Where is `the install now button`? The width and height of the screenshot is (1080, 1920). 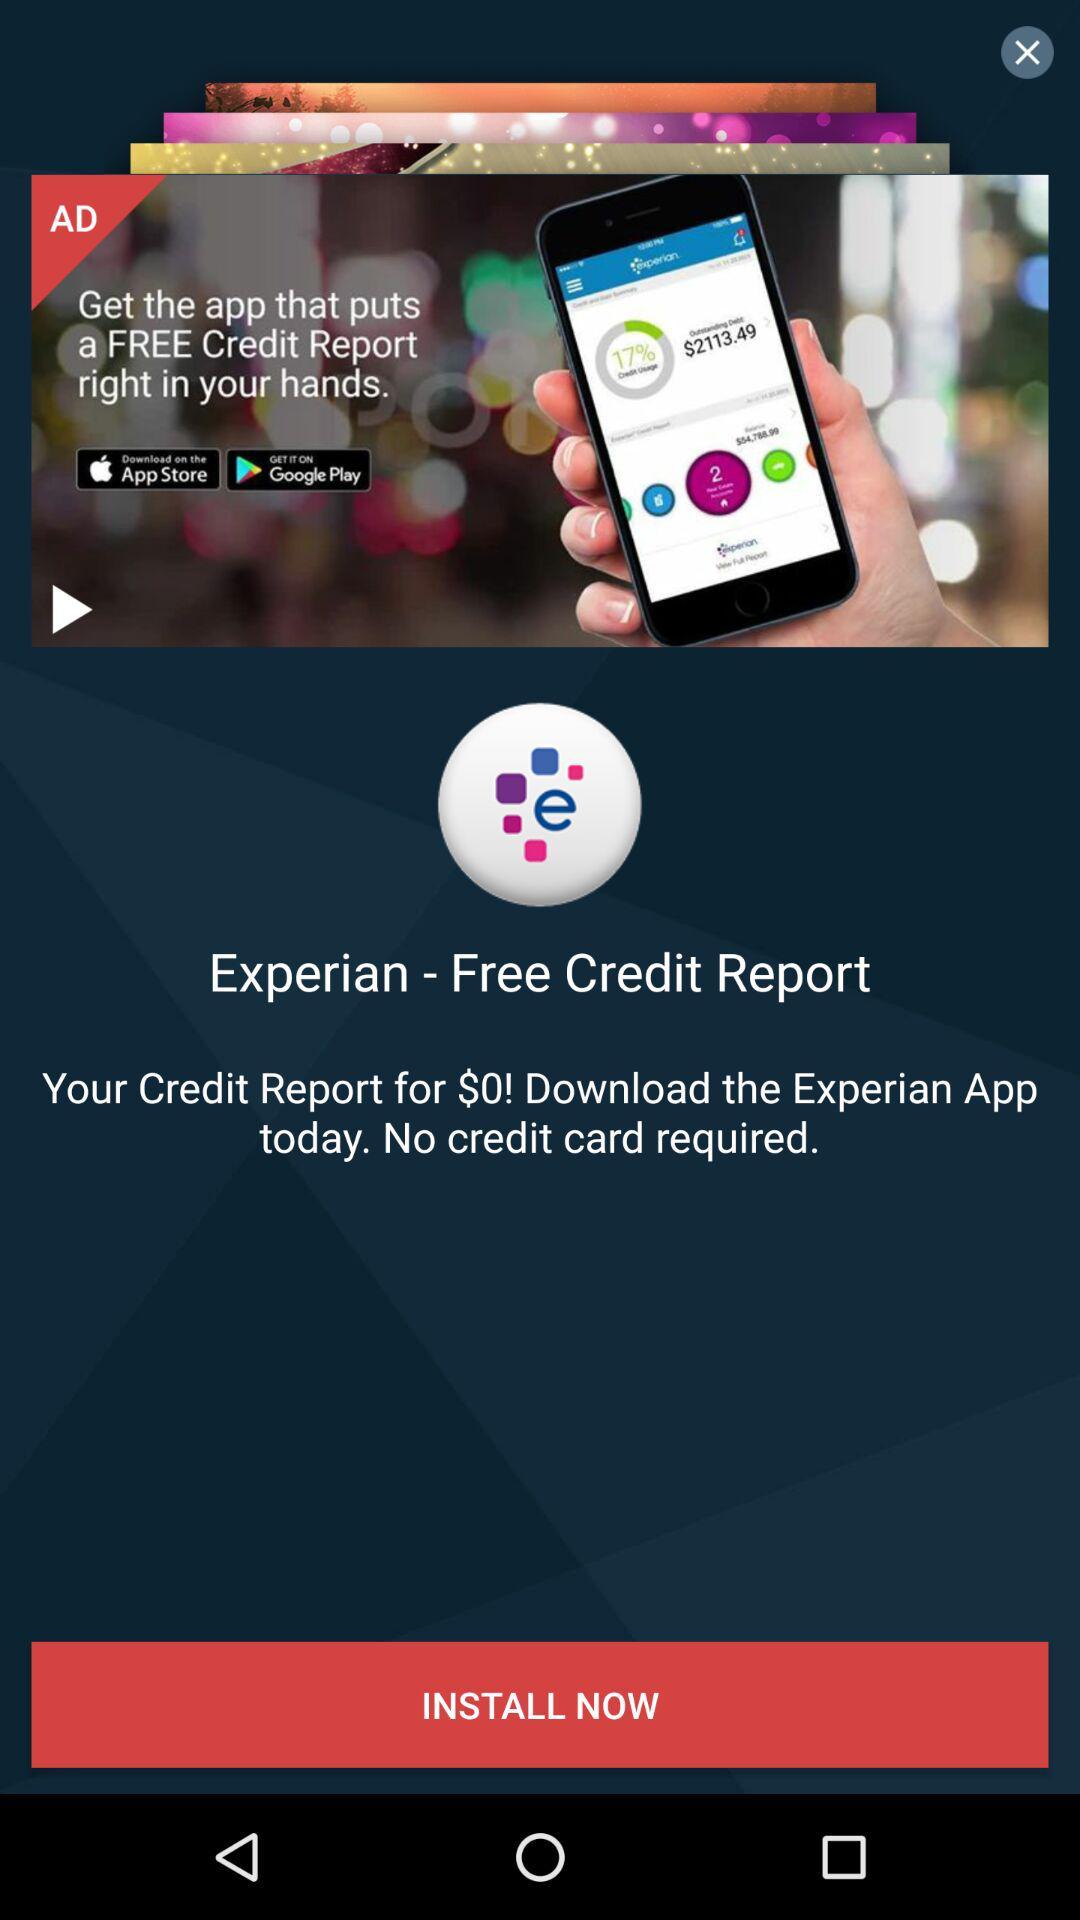
the install now button is located at coordinates (540, 1703).